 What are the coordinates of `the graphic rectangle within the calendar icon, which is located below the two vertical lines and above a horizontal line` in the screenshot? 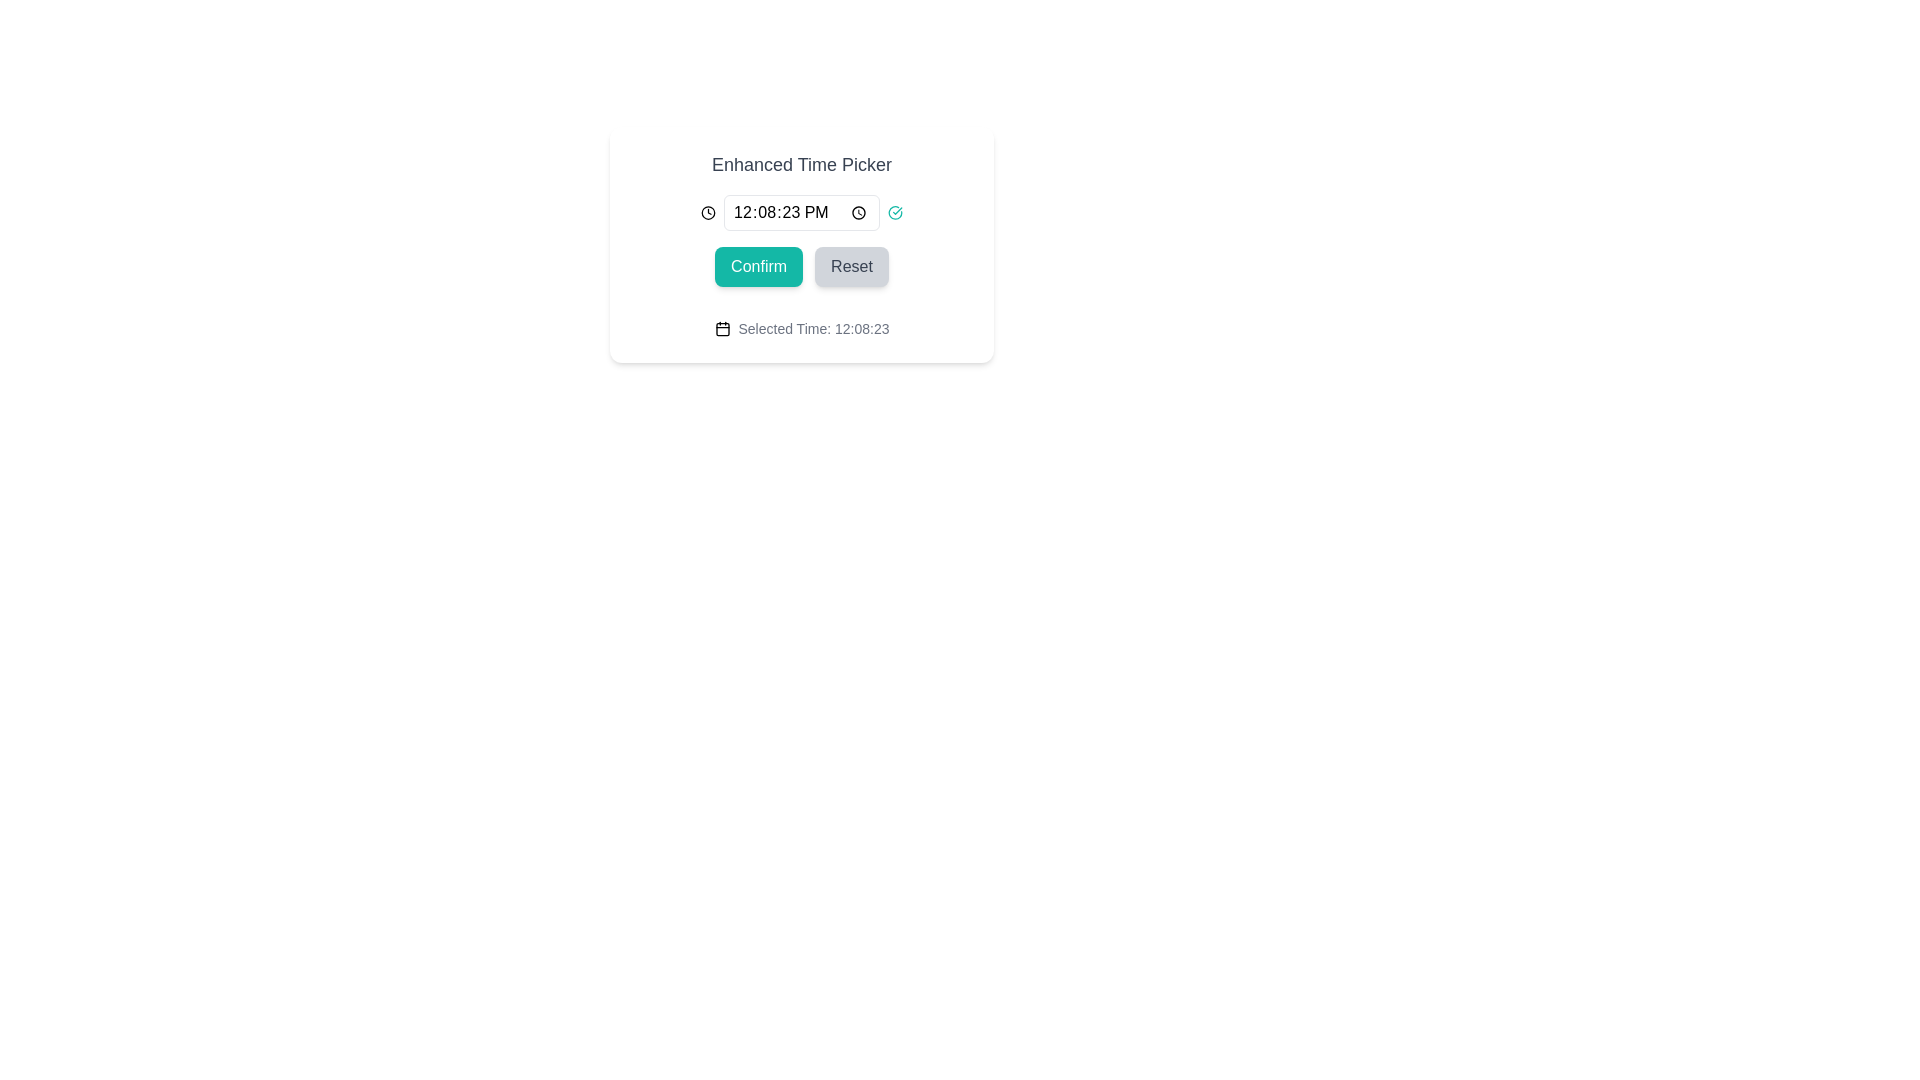 It's located at (721, 328).